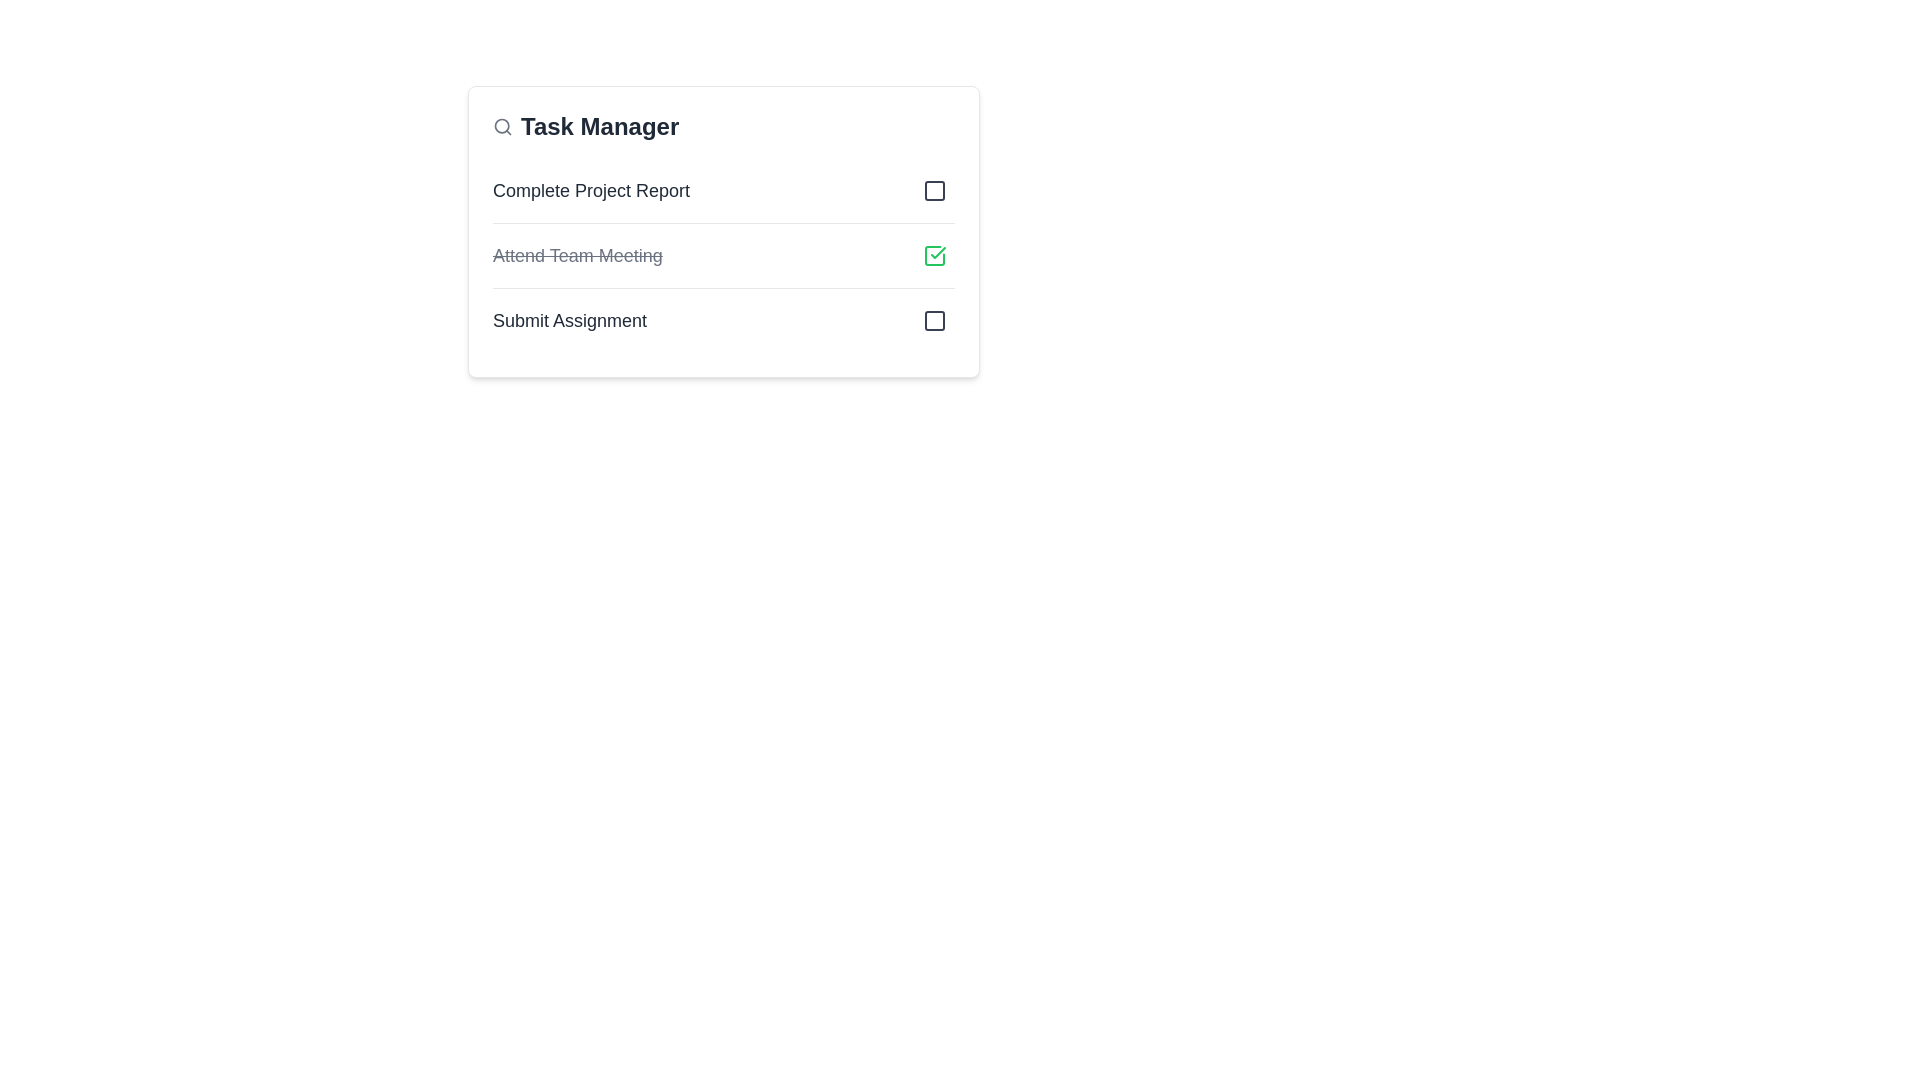 This screenshot has width=1920, height=1080. Describe the element at coordinates (934, 254) in the screenshot. I see `the rectangular border of the checkbox for the 'Attend Team Meeting' task to mark or unmark the task` at that location.